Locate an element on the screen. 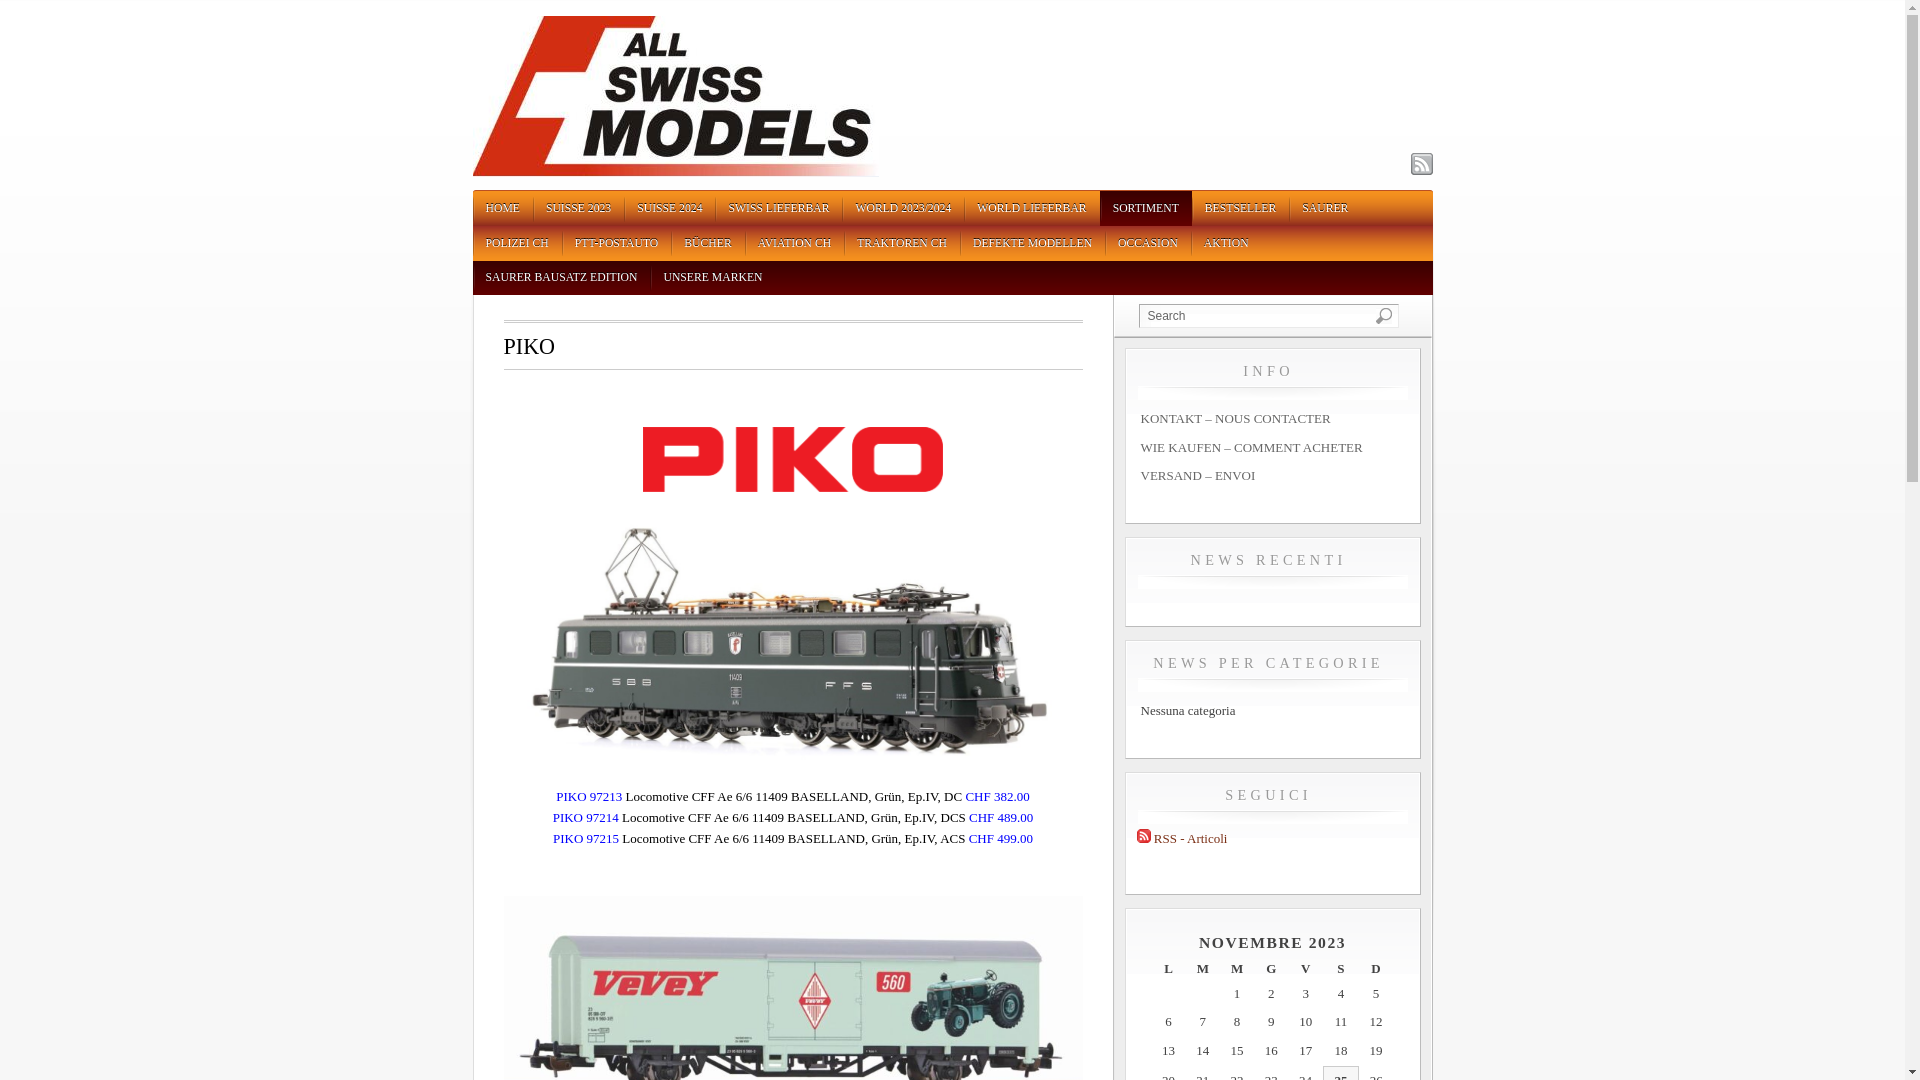 The width and height of the screenshot is (1920, 1080). 'SUISSE 2024' is located at coordinates (669, 208).